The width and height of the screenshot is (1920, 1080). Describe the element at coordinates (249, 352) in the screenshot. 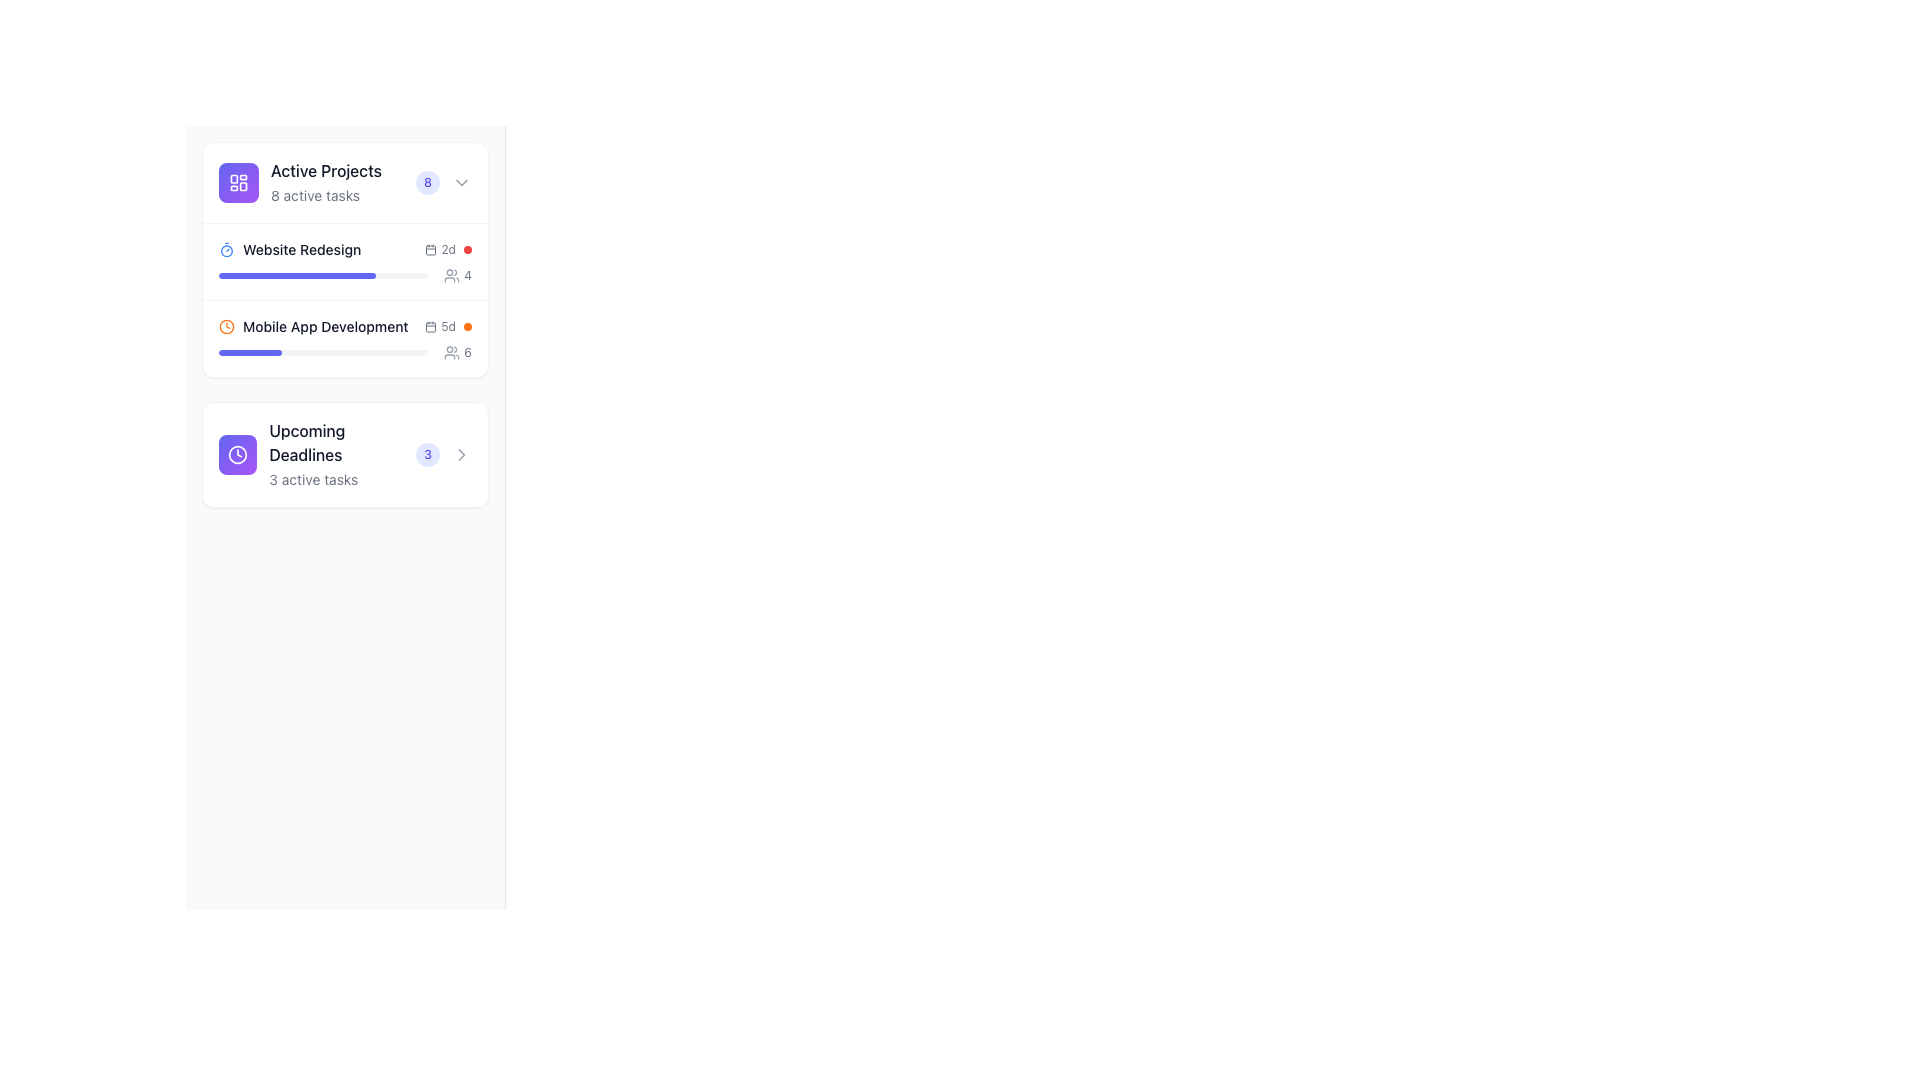

I see `the width of the filled indigo progress bar segment located below the 'Mobile App Development' label in the 'Active Projects' card to gauge its completion` at that location.